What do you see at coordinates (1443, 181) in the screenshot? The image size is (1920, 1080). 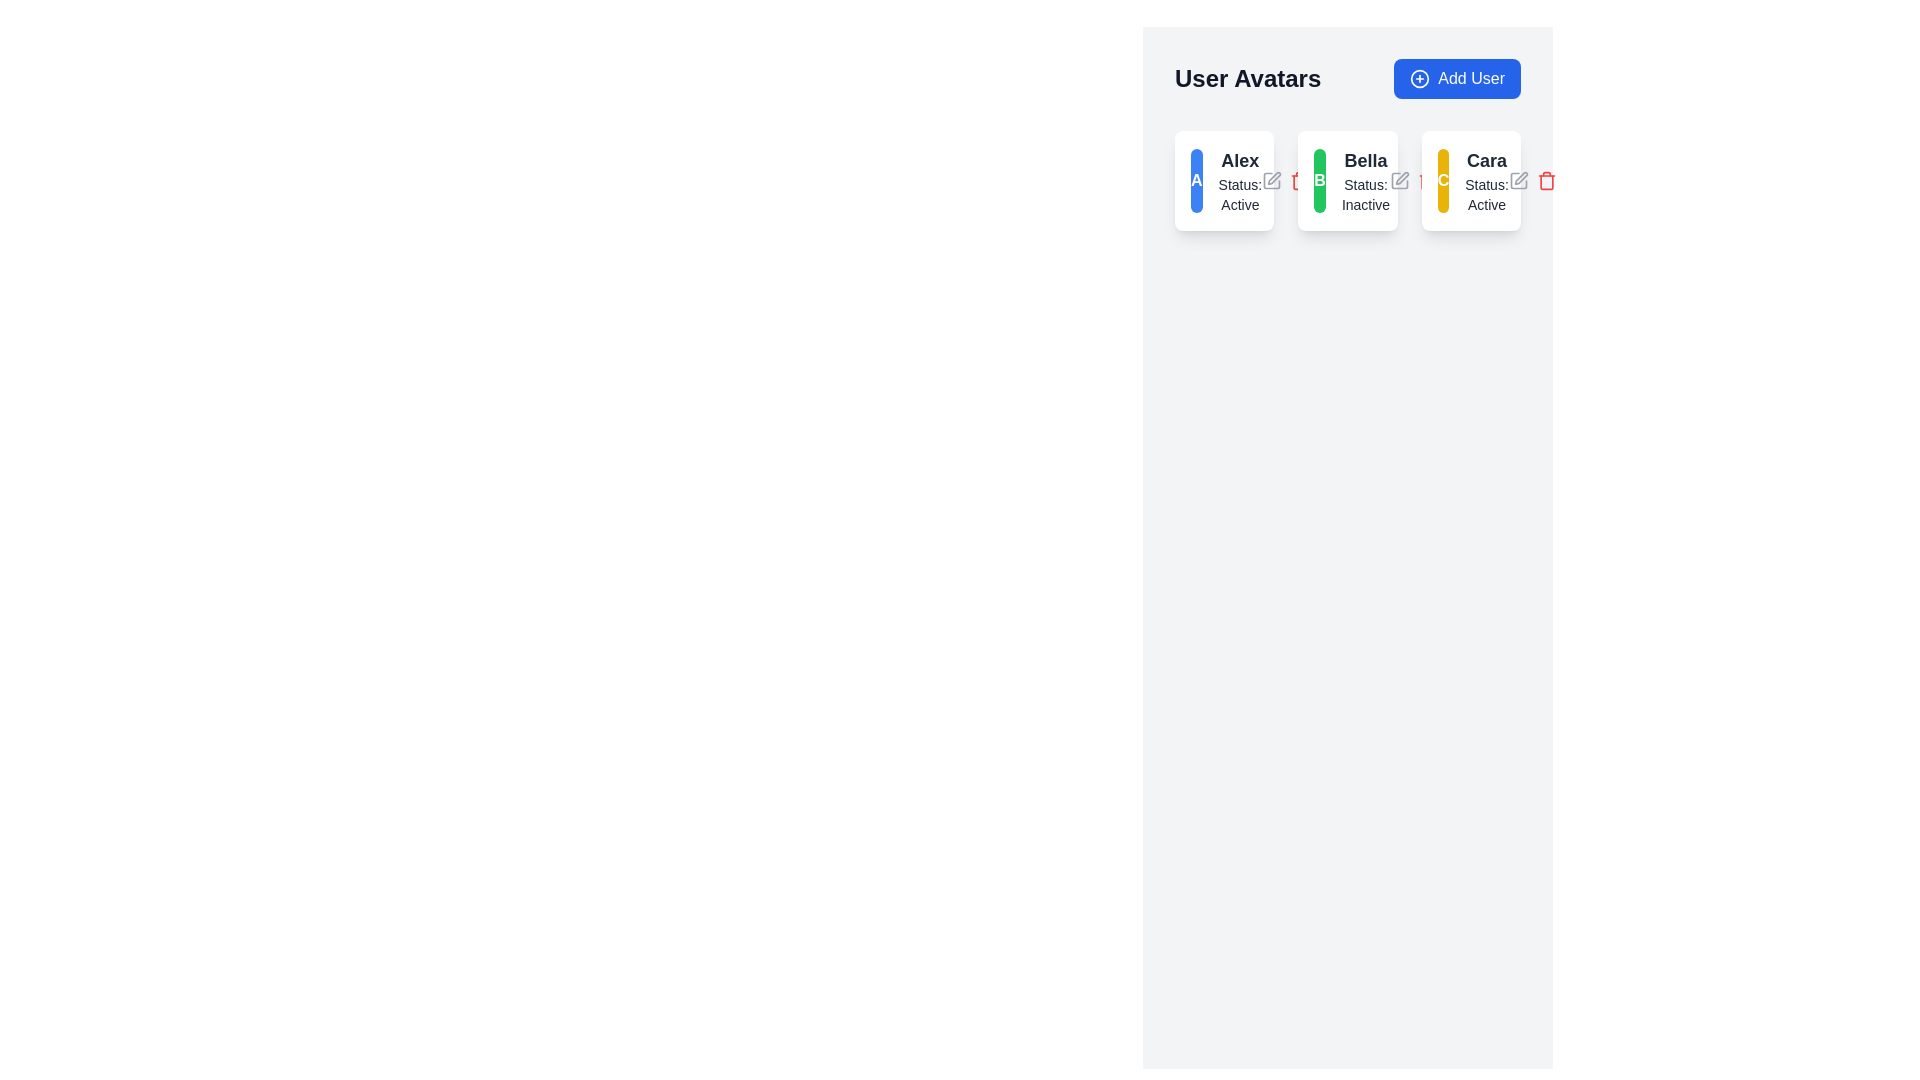 I see `the Circular Avatar Icon with a bold white letter 'C' on a yellow background, located in the third card from the left under the 'User Avatars' heading` at bounding box center [1443, 181].